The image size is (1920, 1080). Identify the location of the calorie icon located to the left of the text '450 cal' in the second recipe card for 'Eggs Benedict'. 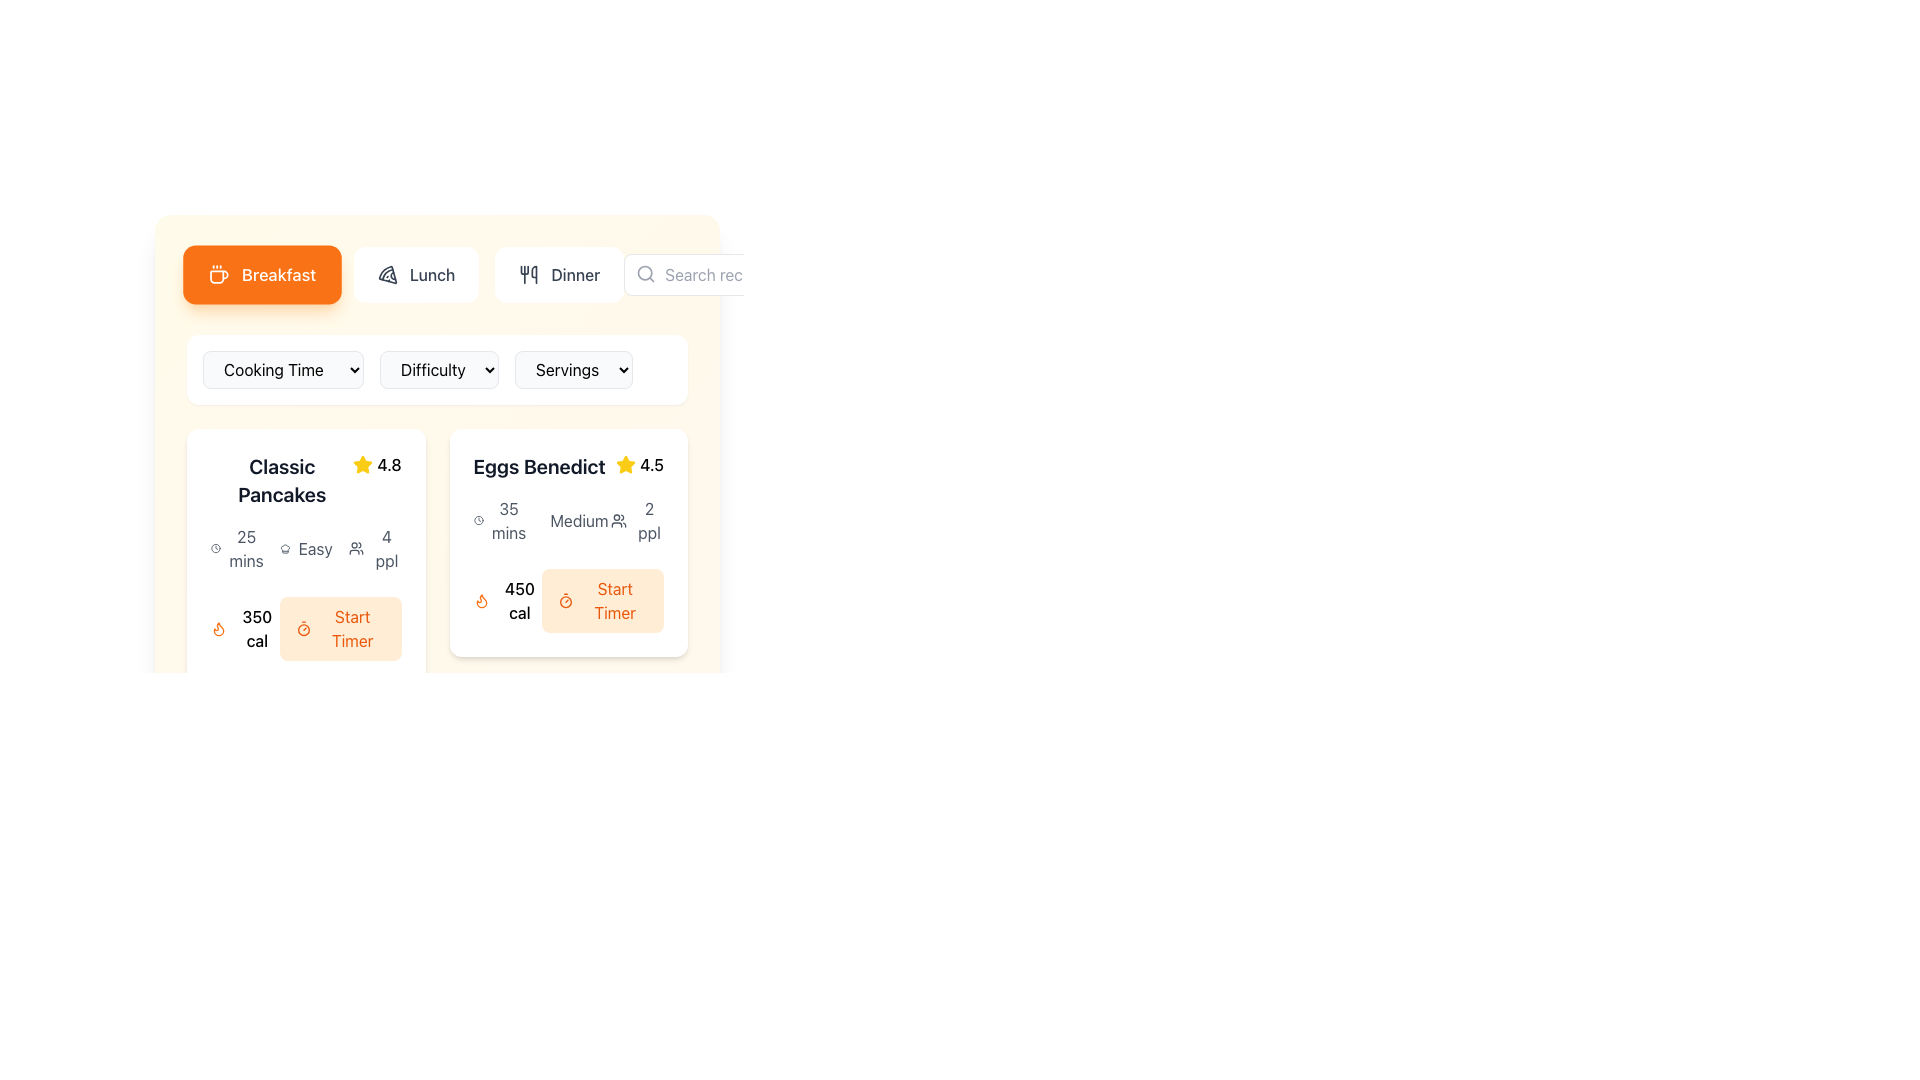
(481, 600).